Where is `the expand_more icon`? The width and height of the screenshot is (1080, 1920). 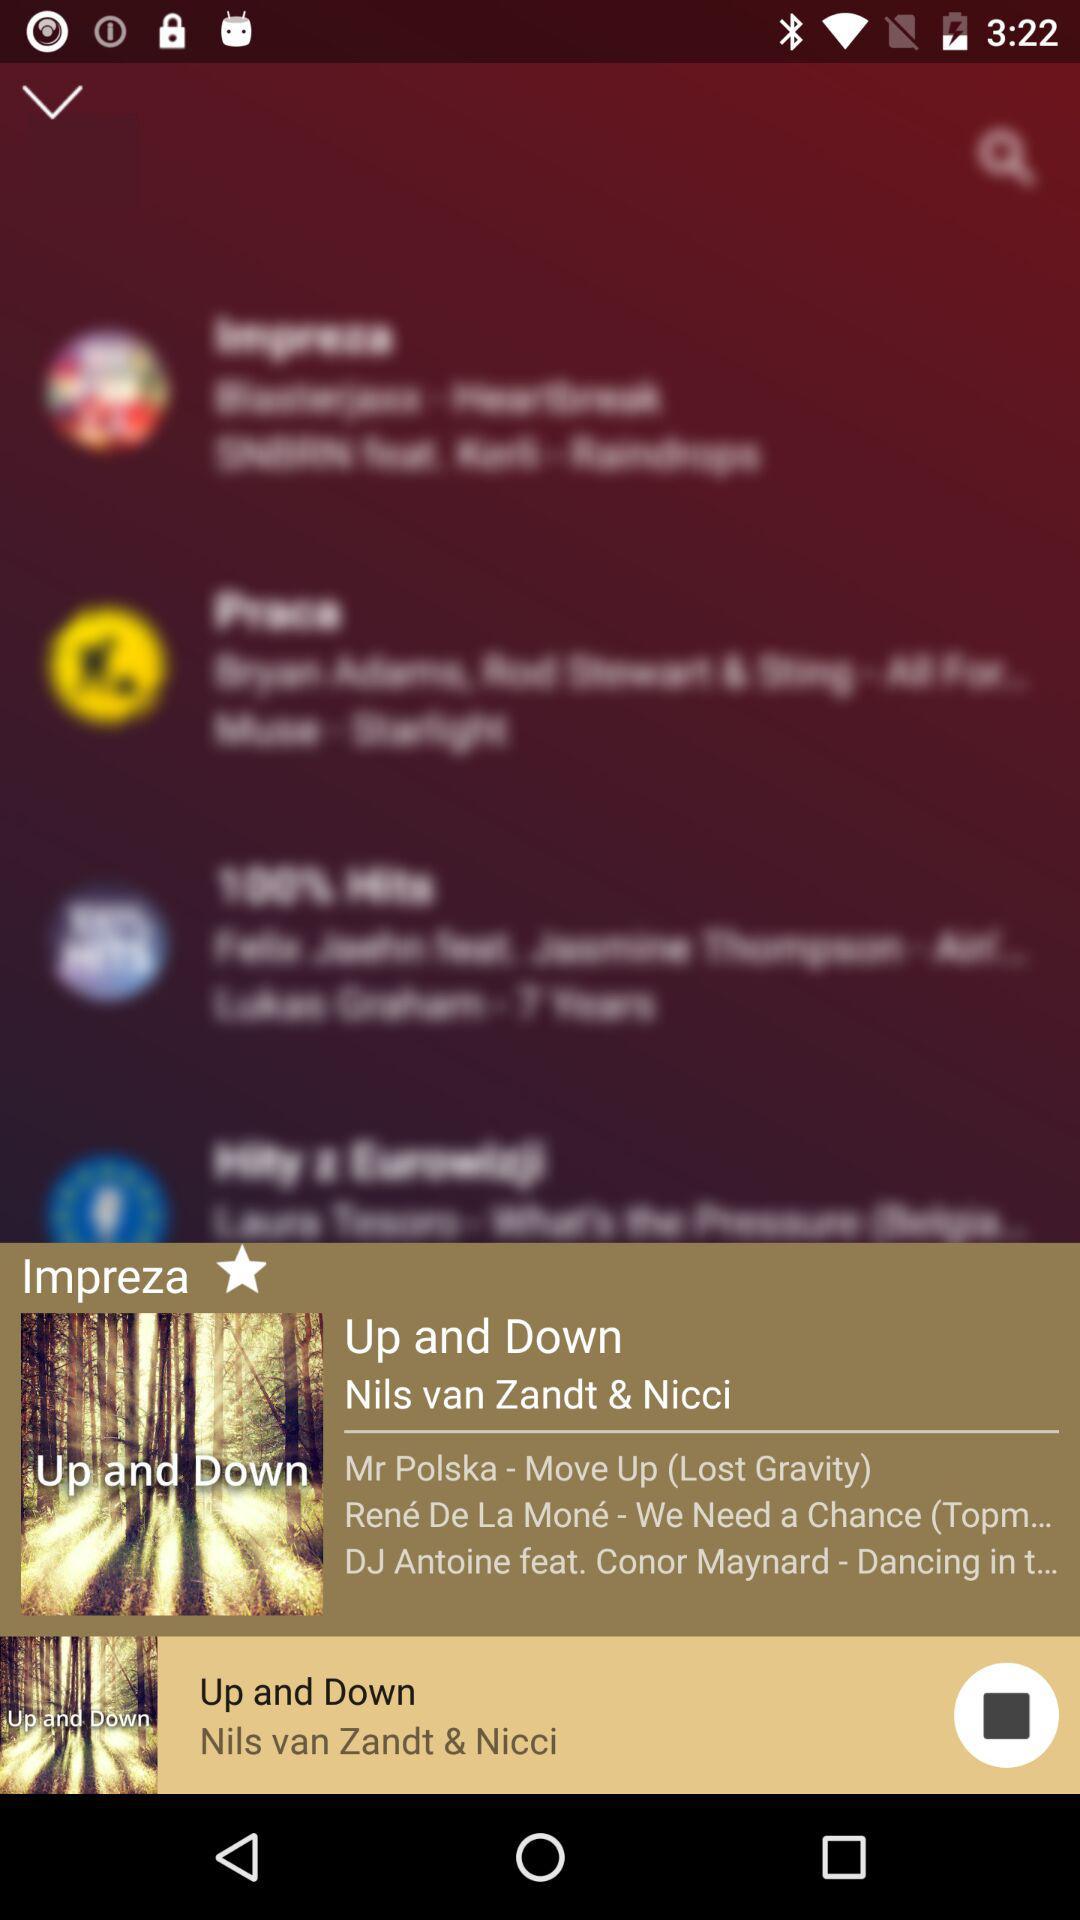 the expand_more icon is located at coordinates (51, 101).